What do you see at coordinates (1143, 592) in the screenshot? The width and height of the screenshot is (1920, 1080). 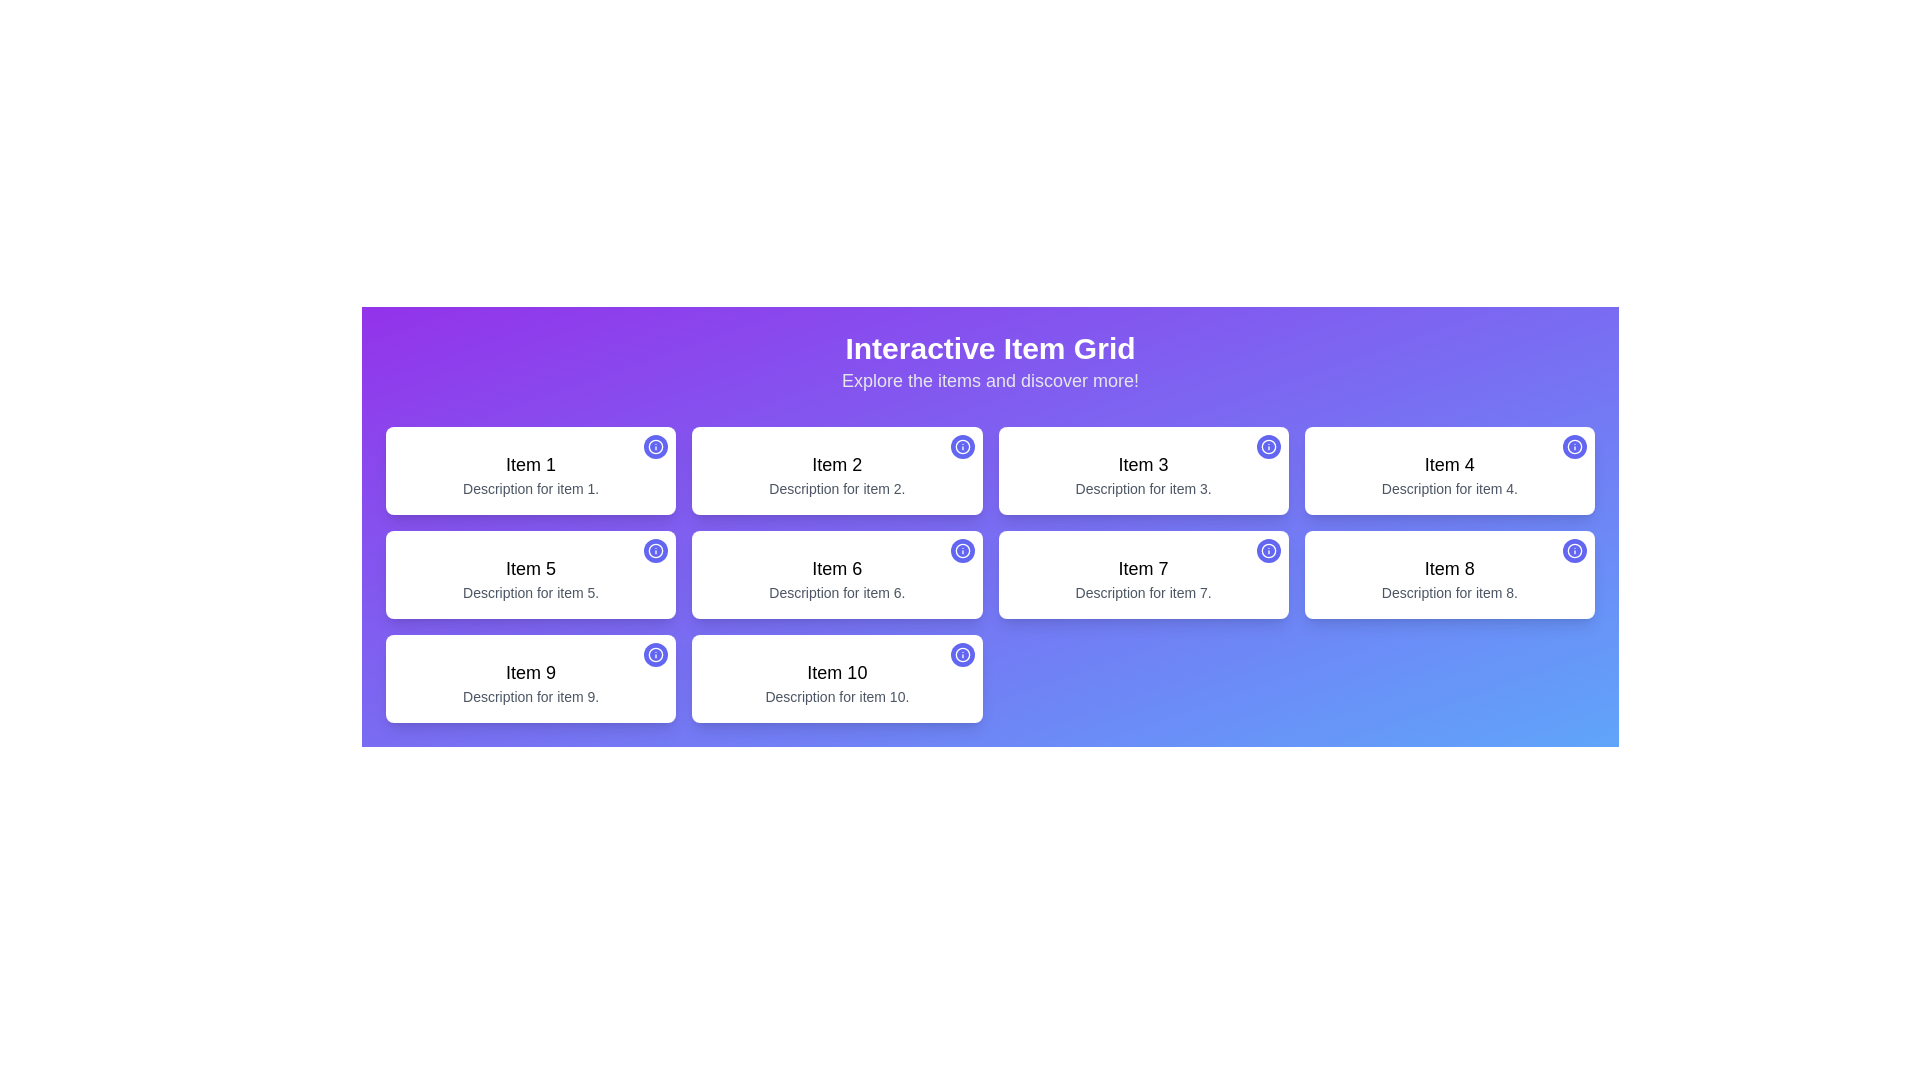 I see `displayed text of the Text Label located beneath the title 'Item 7' in the second row and third column of the grid layout` at bounding box center [1143, 592].